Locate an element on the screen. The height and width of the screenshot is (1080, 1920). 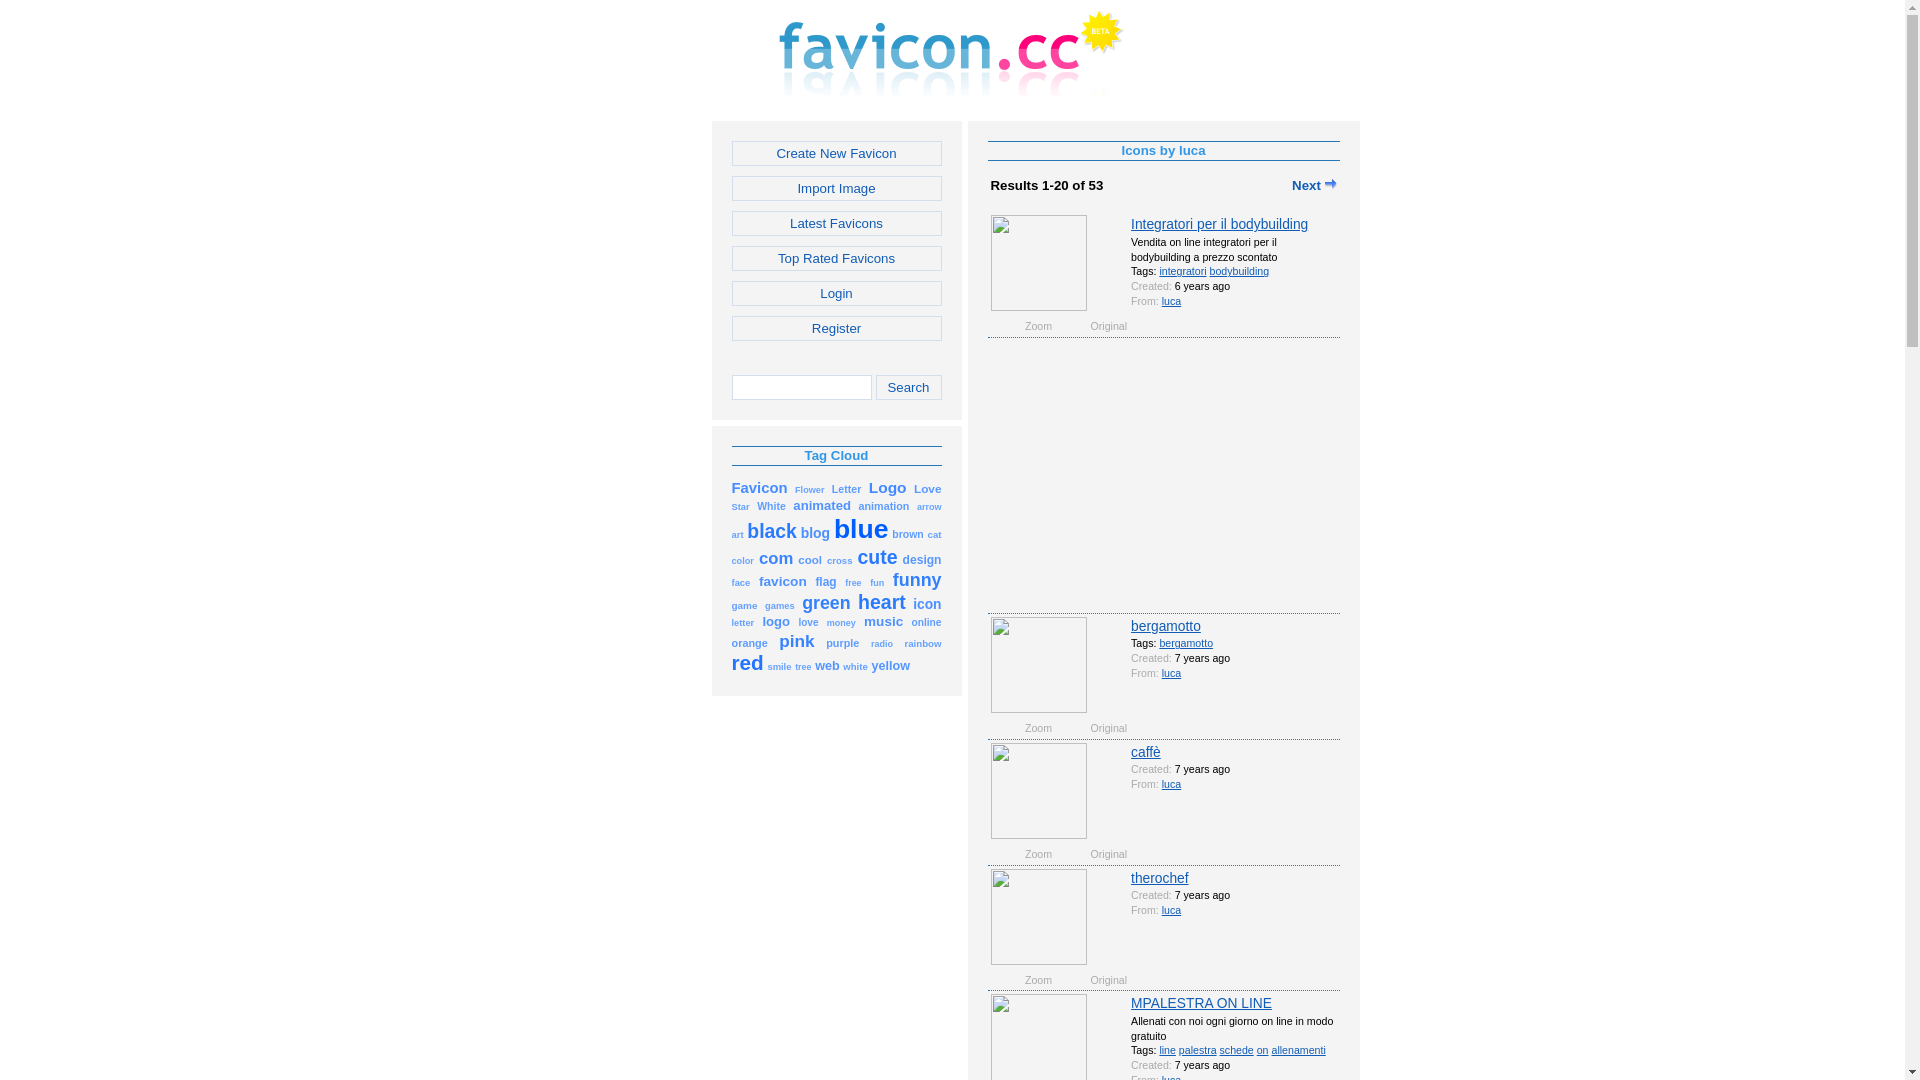
'cool' is located at coordinates (810, 559).